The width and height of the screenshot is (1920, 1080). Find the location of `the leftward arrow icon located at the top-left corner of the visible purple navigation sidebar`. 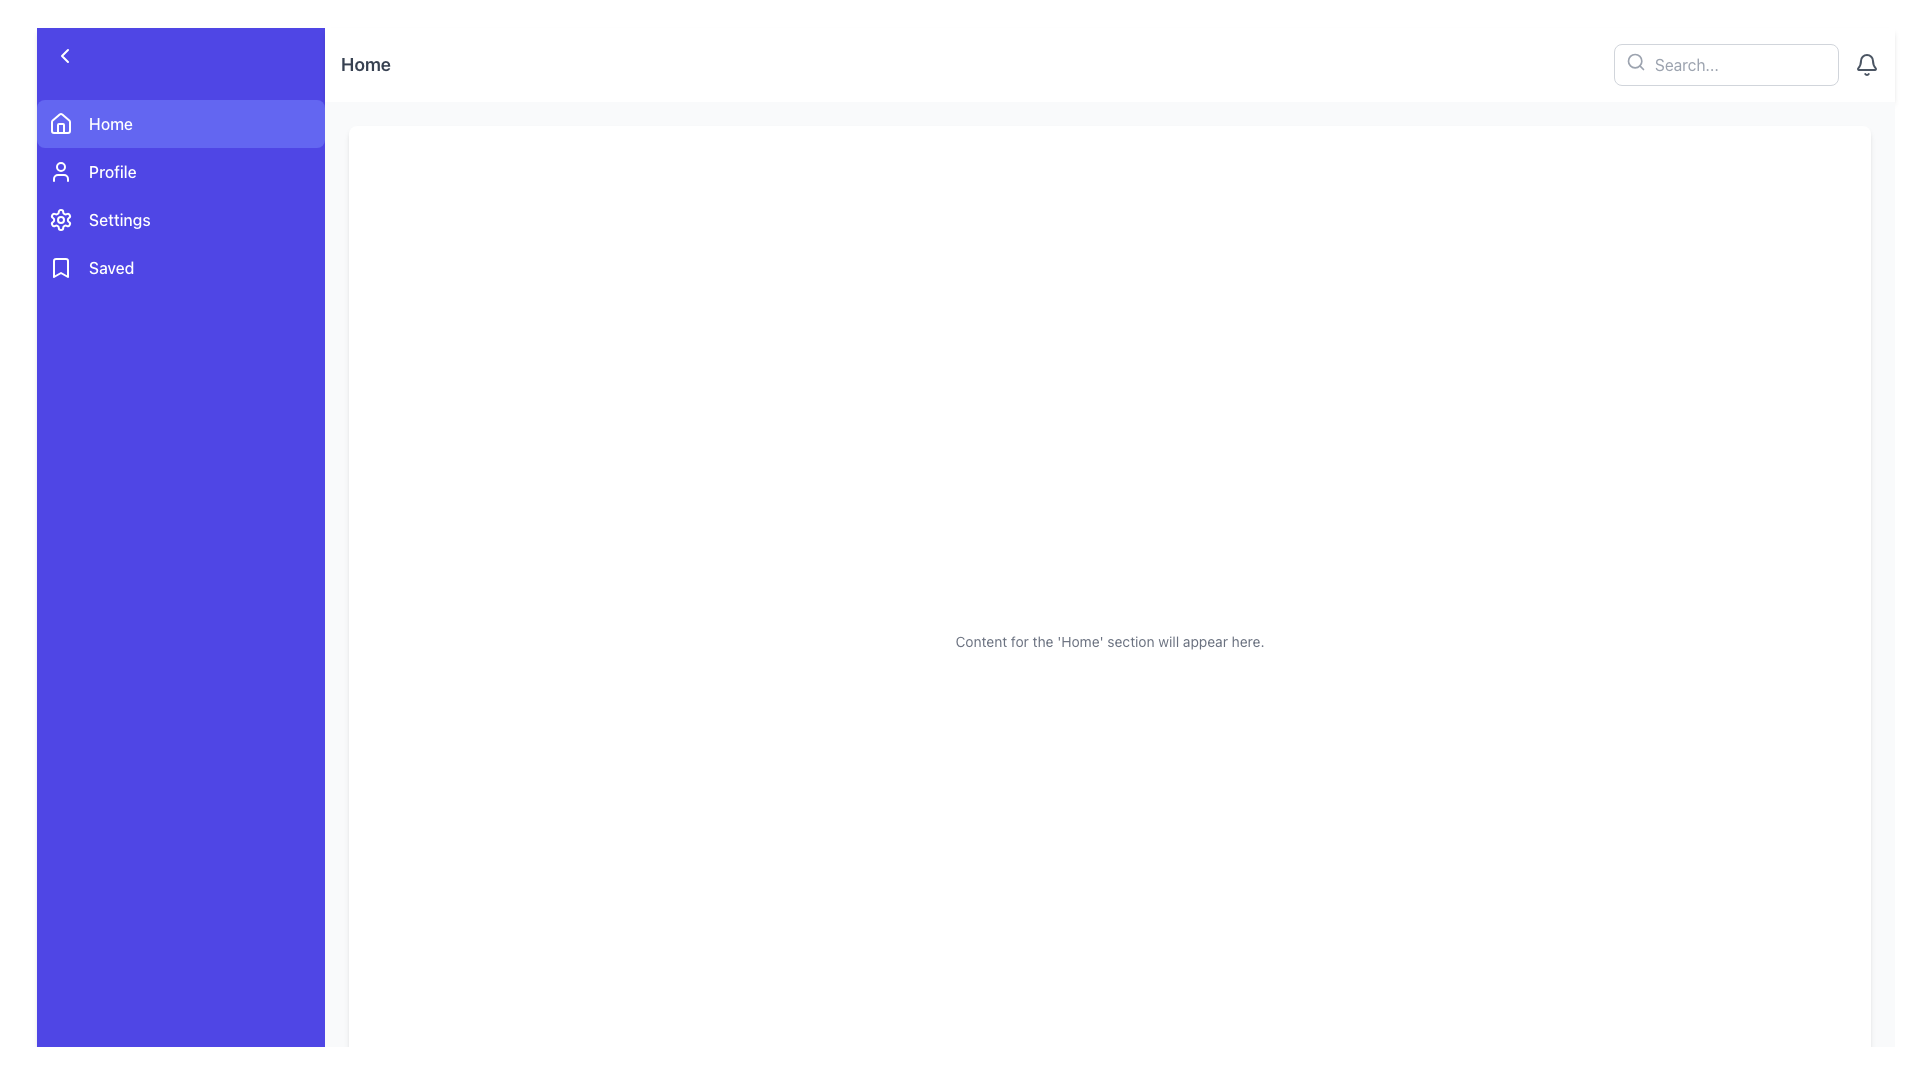

the leftward arrow icon located at the top-left corner of the visible purple navigation sidebar is located at coordinates (65, 55).